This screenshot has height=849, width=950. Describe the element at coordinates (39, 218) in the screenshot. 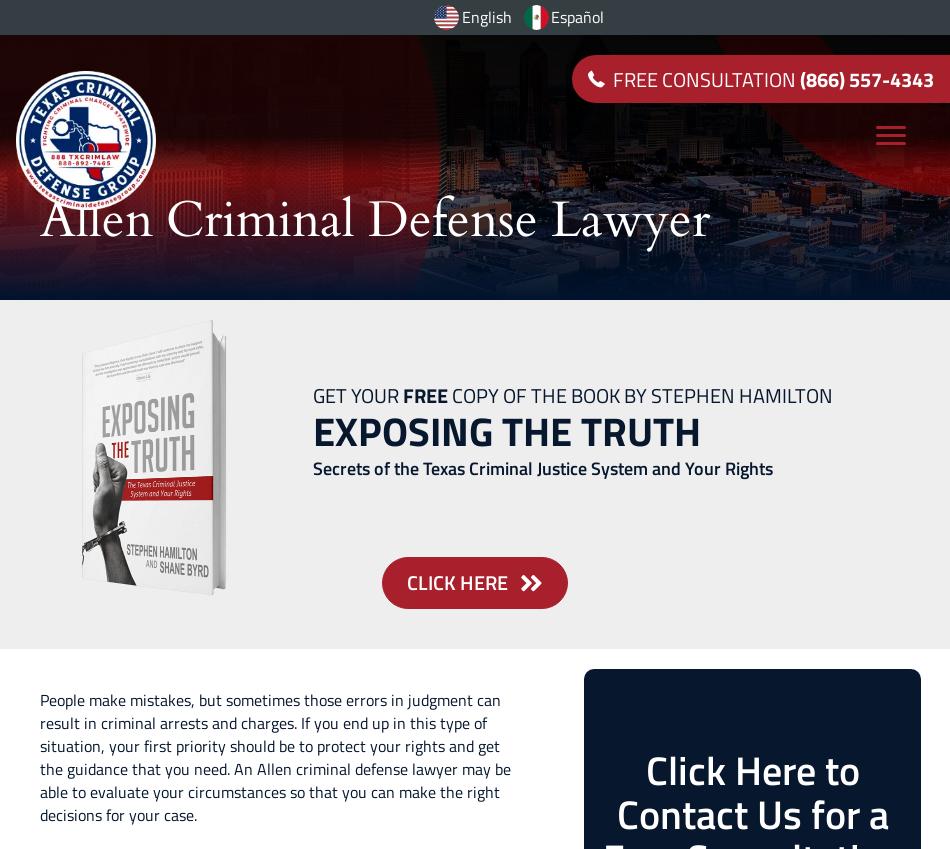

I see `'Allen Criminal Defense Lawyer'` at that location.